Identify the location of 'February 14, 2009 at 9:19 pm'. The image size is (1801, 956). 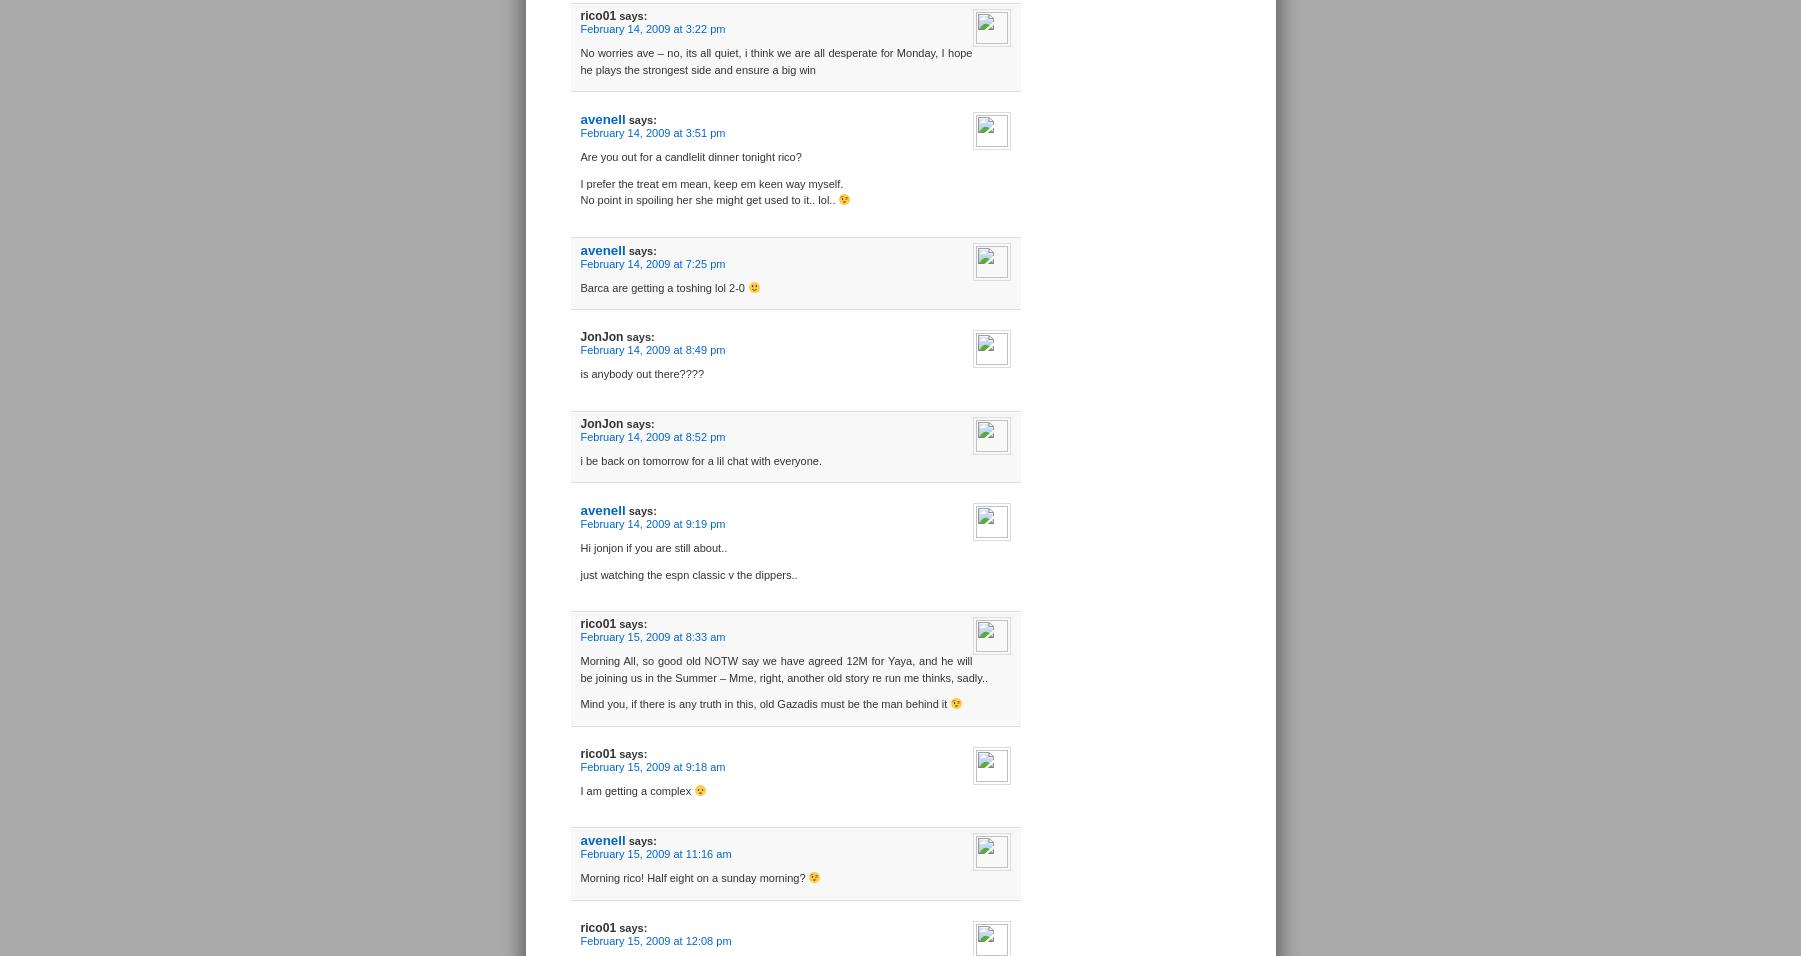
(651, 522).